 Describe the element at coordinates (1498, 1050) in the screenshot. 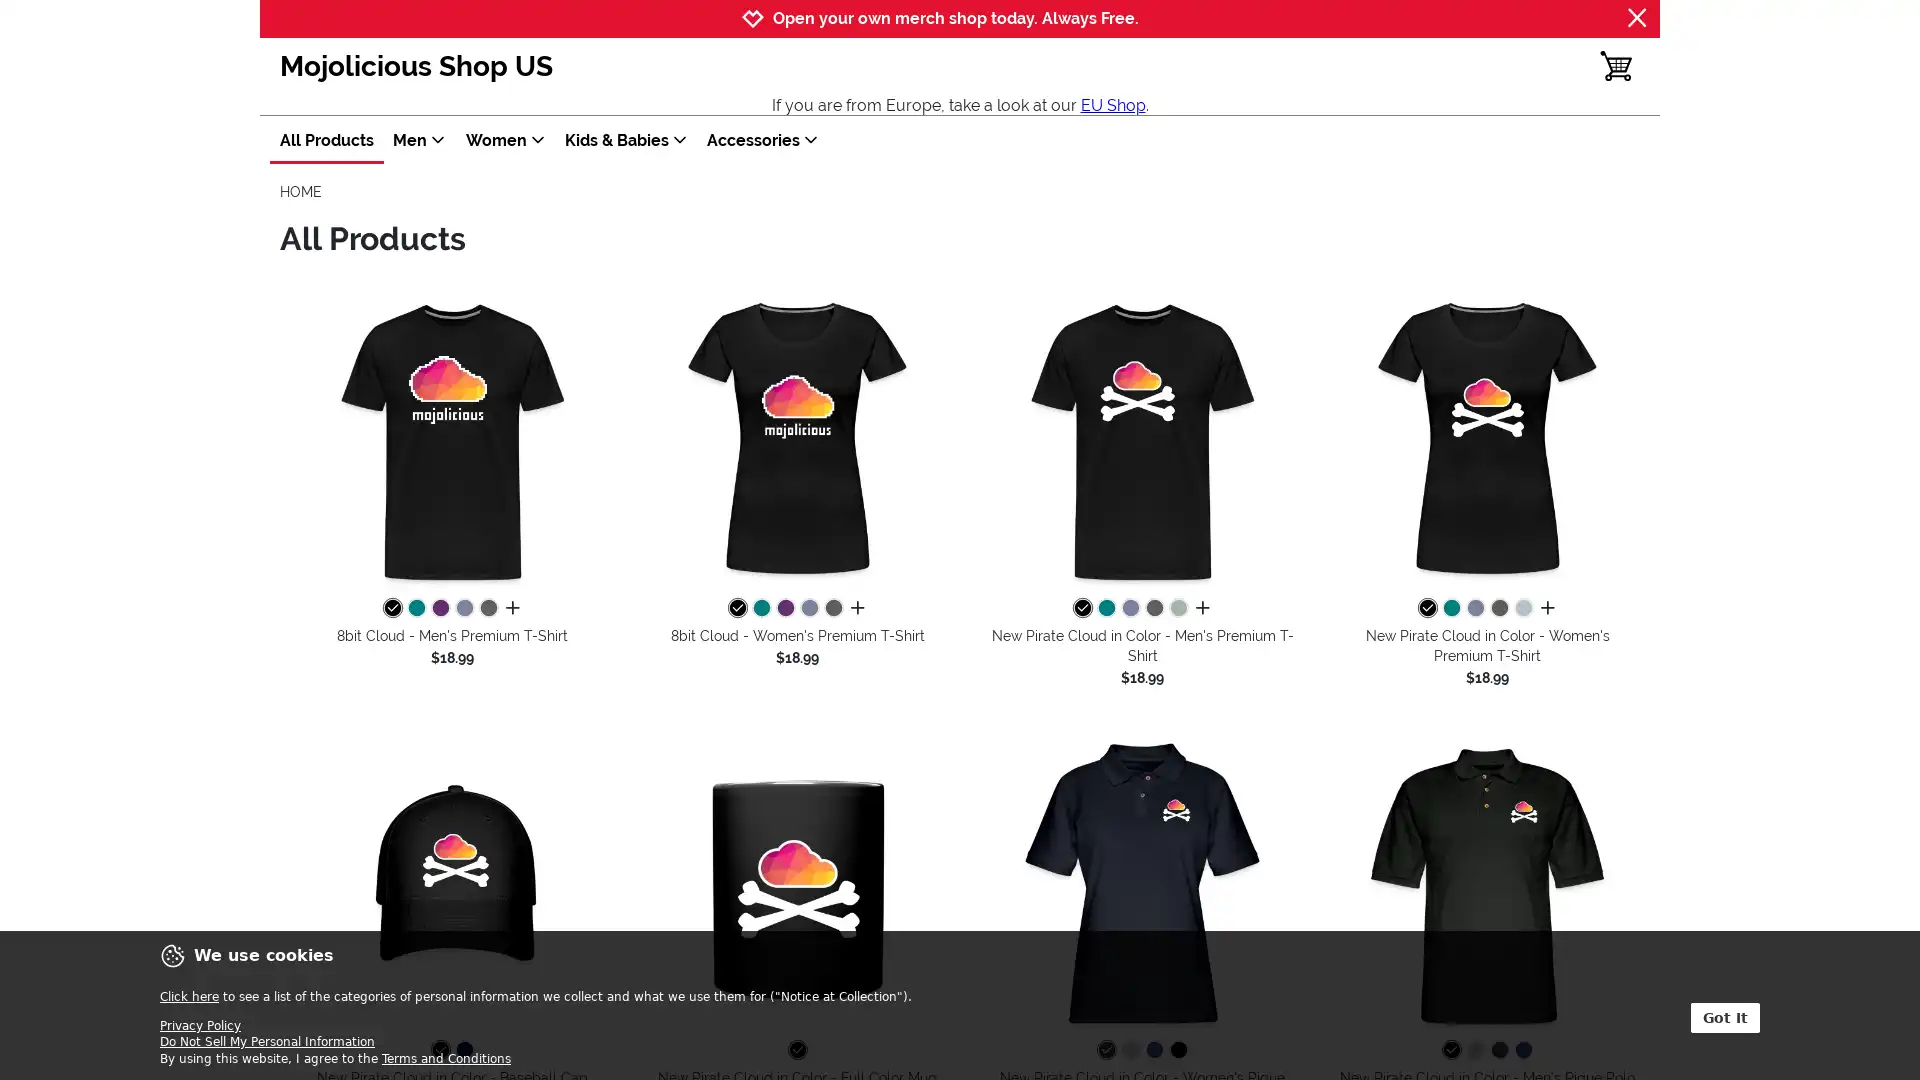

I see `midnight navy` at that location.